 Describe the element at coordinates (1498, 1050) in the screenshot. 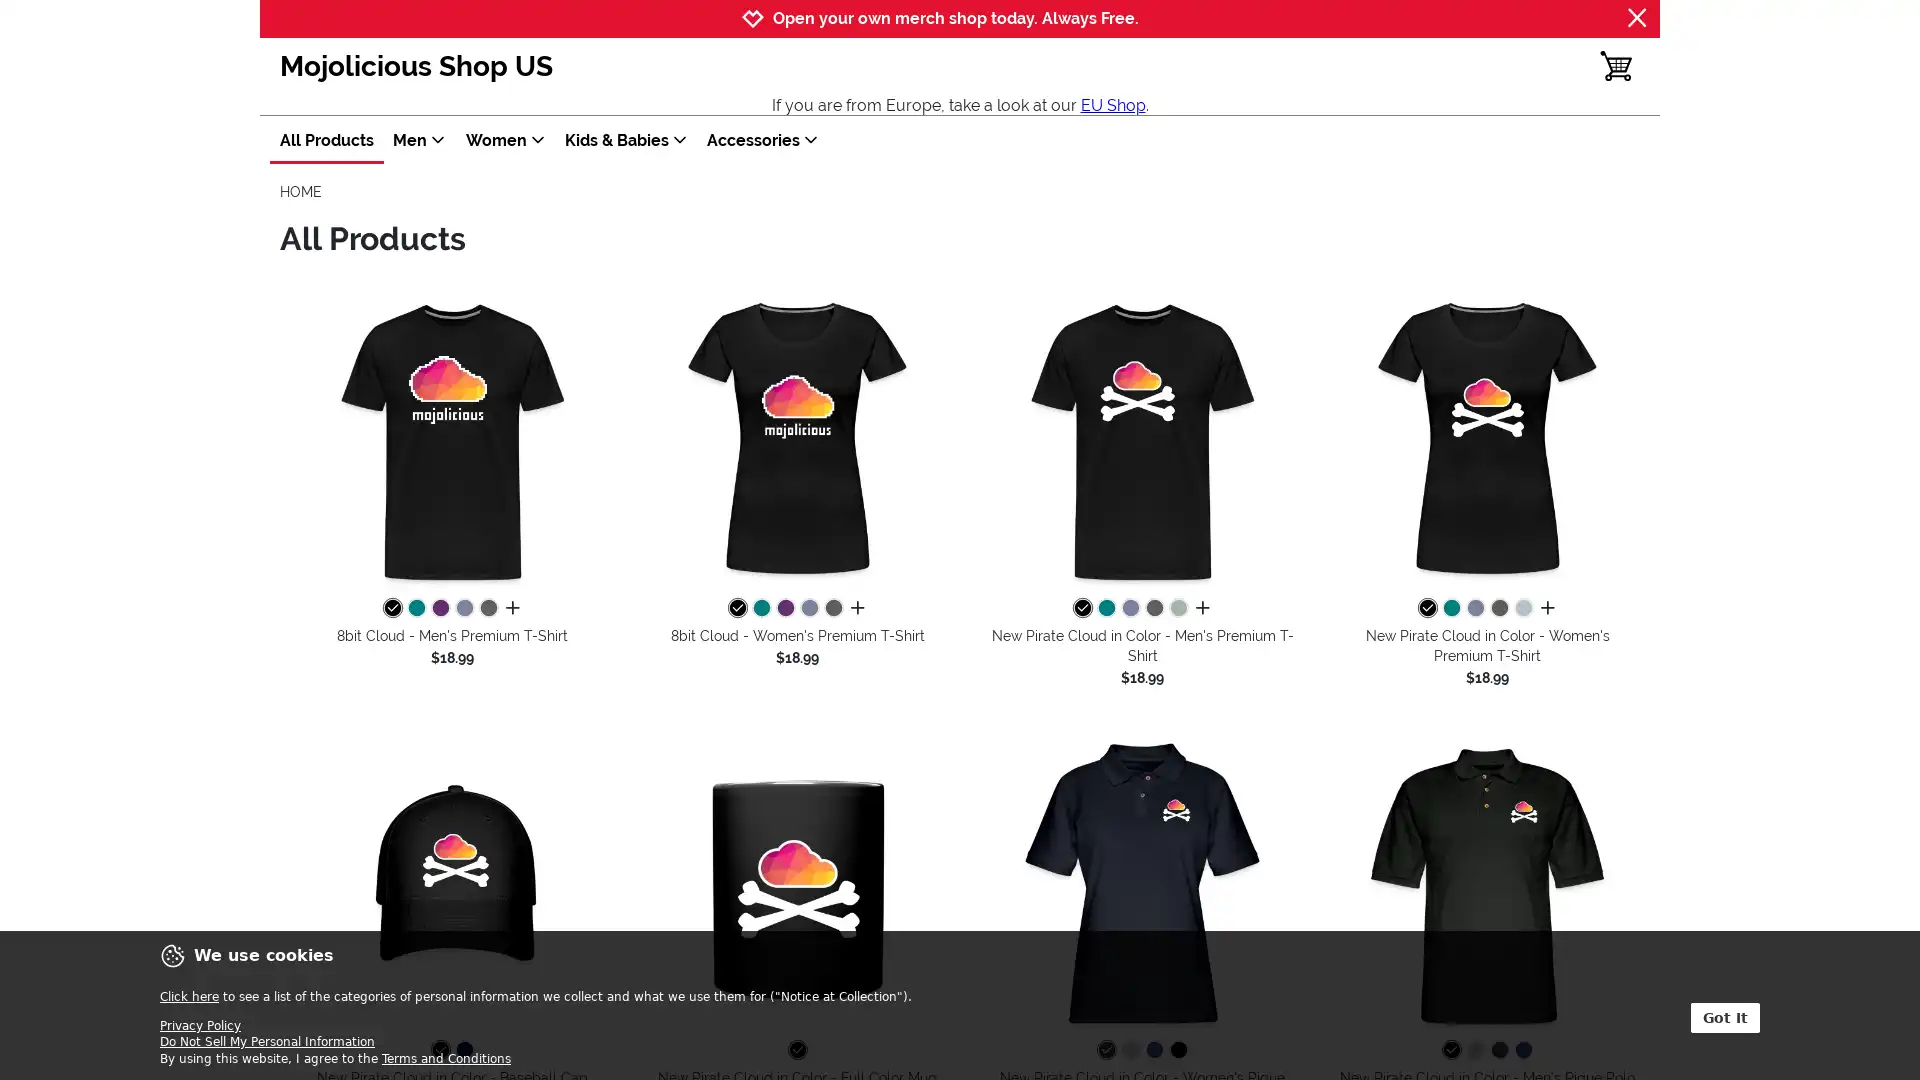

I see `midnight navy` at that location.